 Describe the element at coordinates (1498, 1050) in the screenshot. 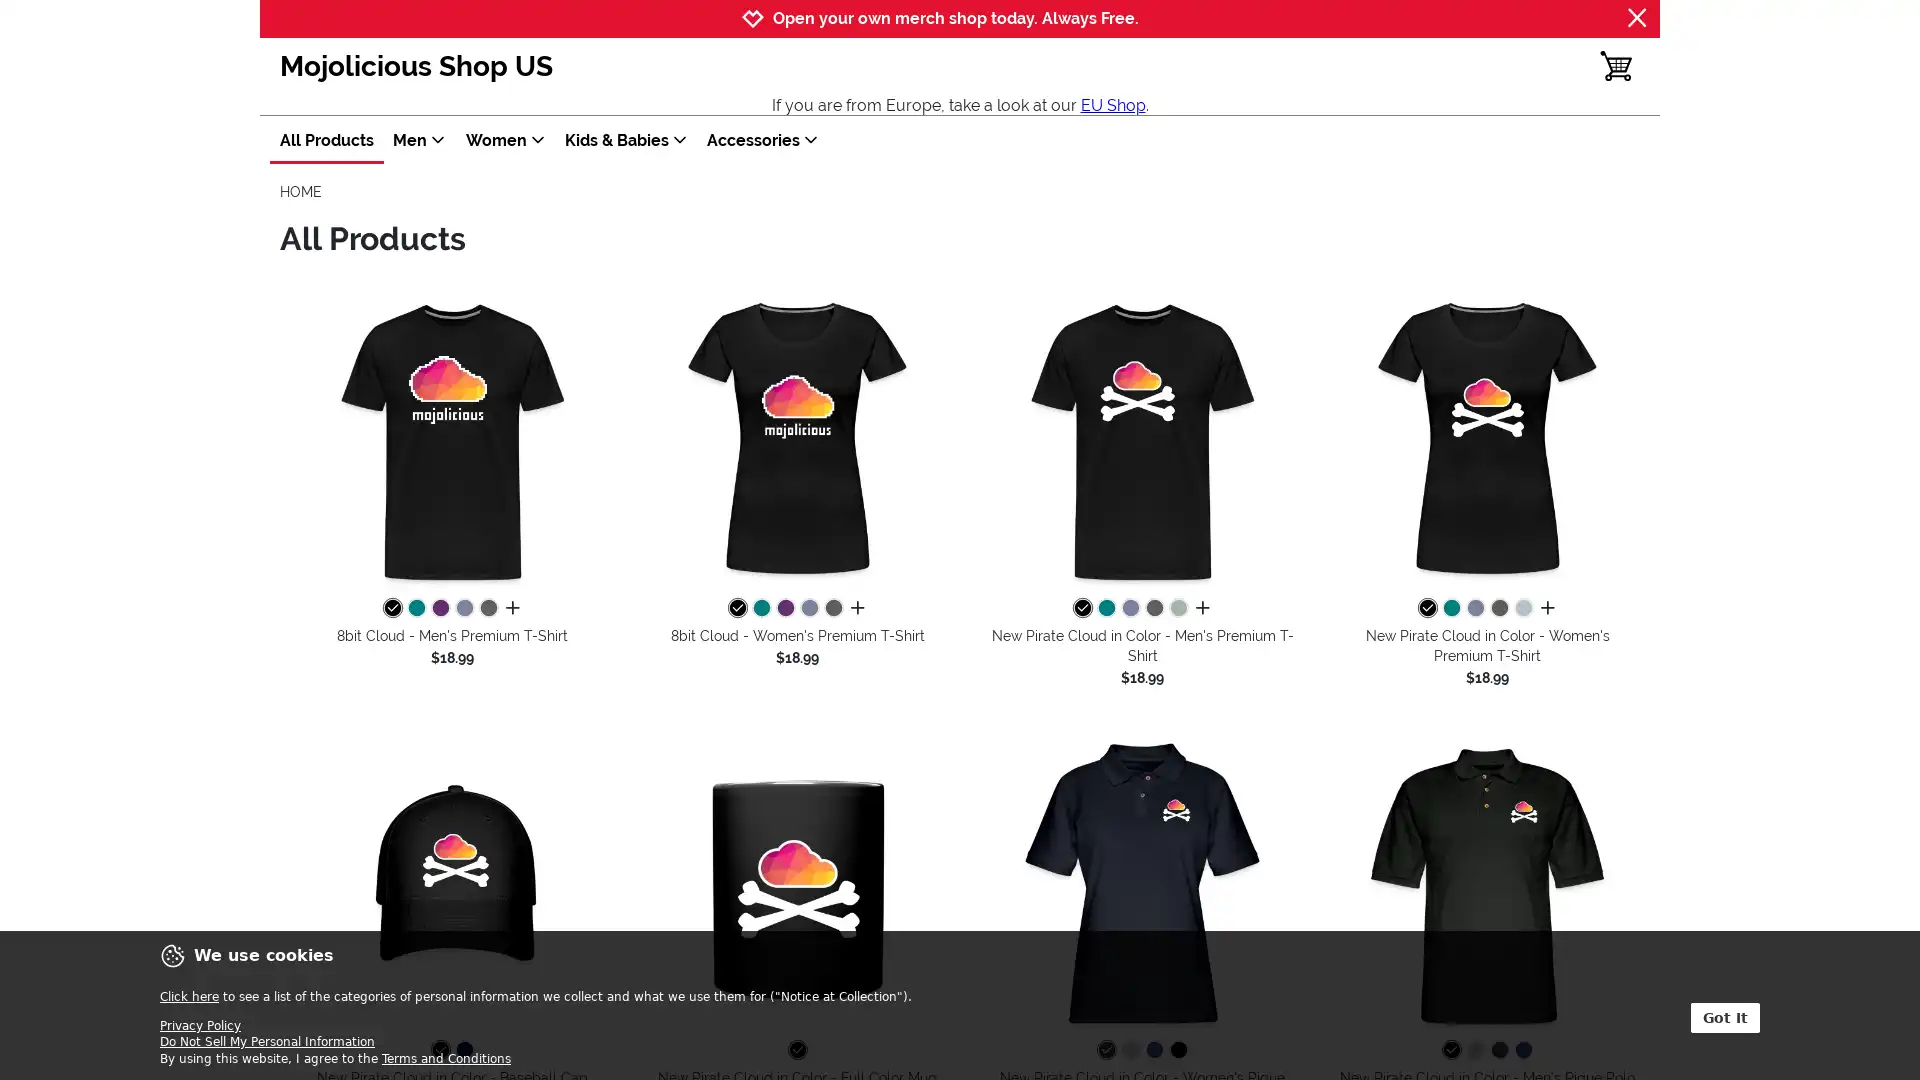

I see `midnight navy` at that location.